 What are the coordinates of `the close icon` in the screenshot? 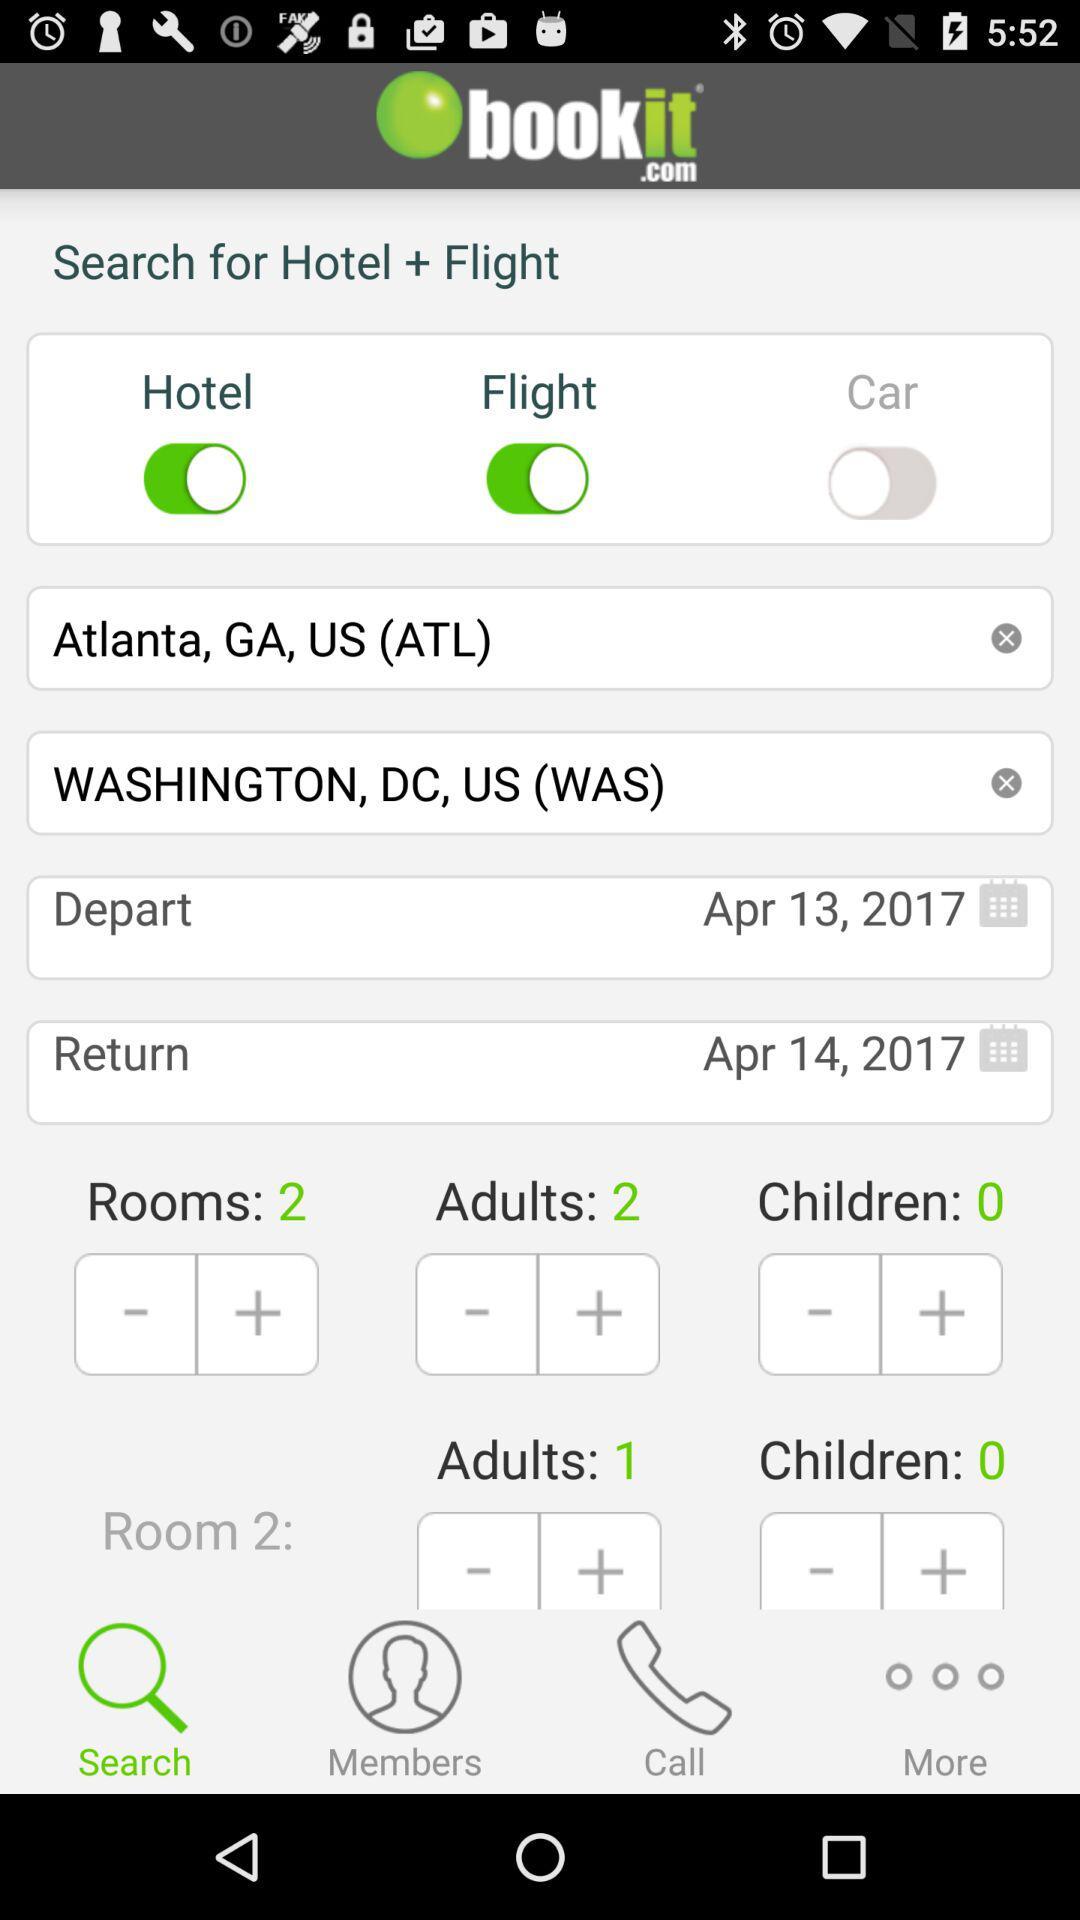 It's located at (1006, 838).